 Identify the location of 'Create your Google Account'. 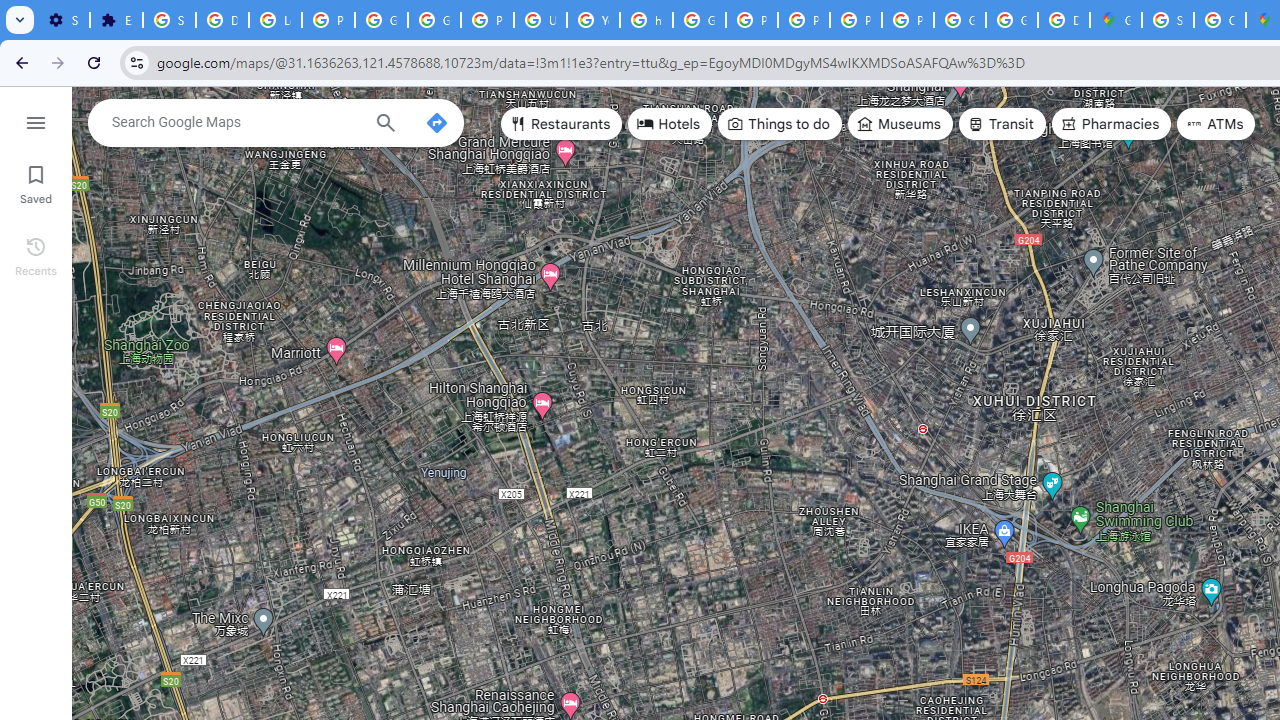
(1218, 20).